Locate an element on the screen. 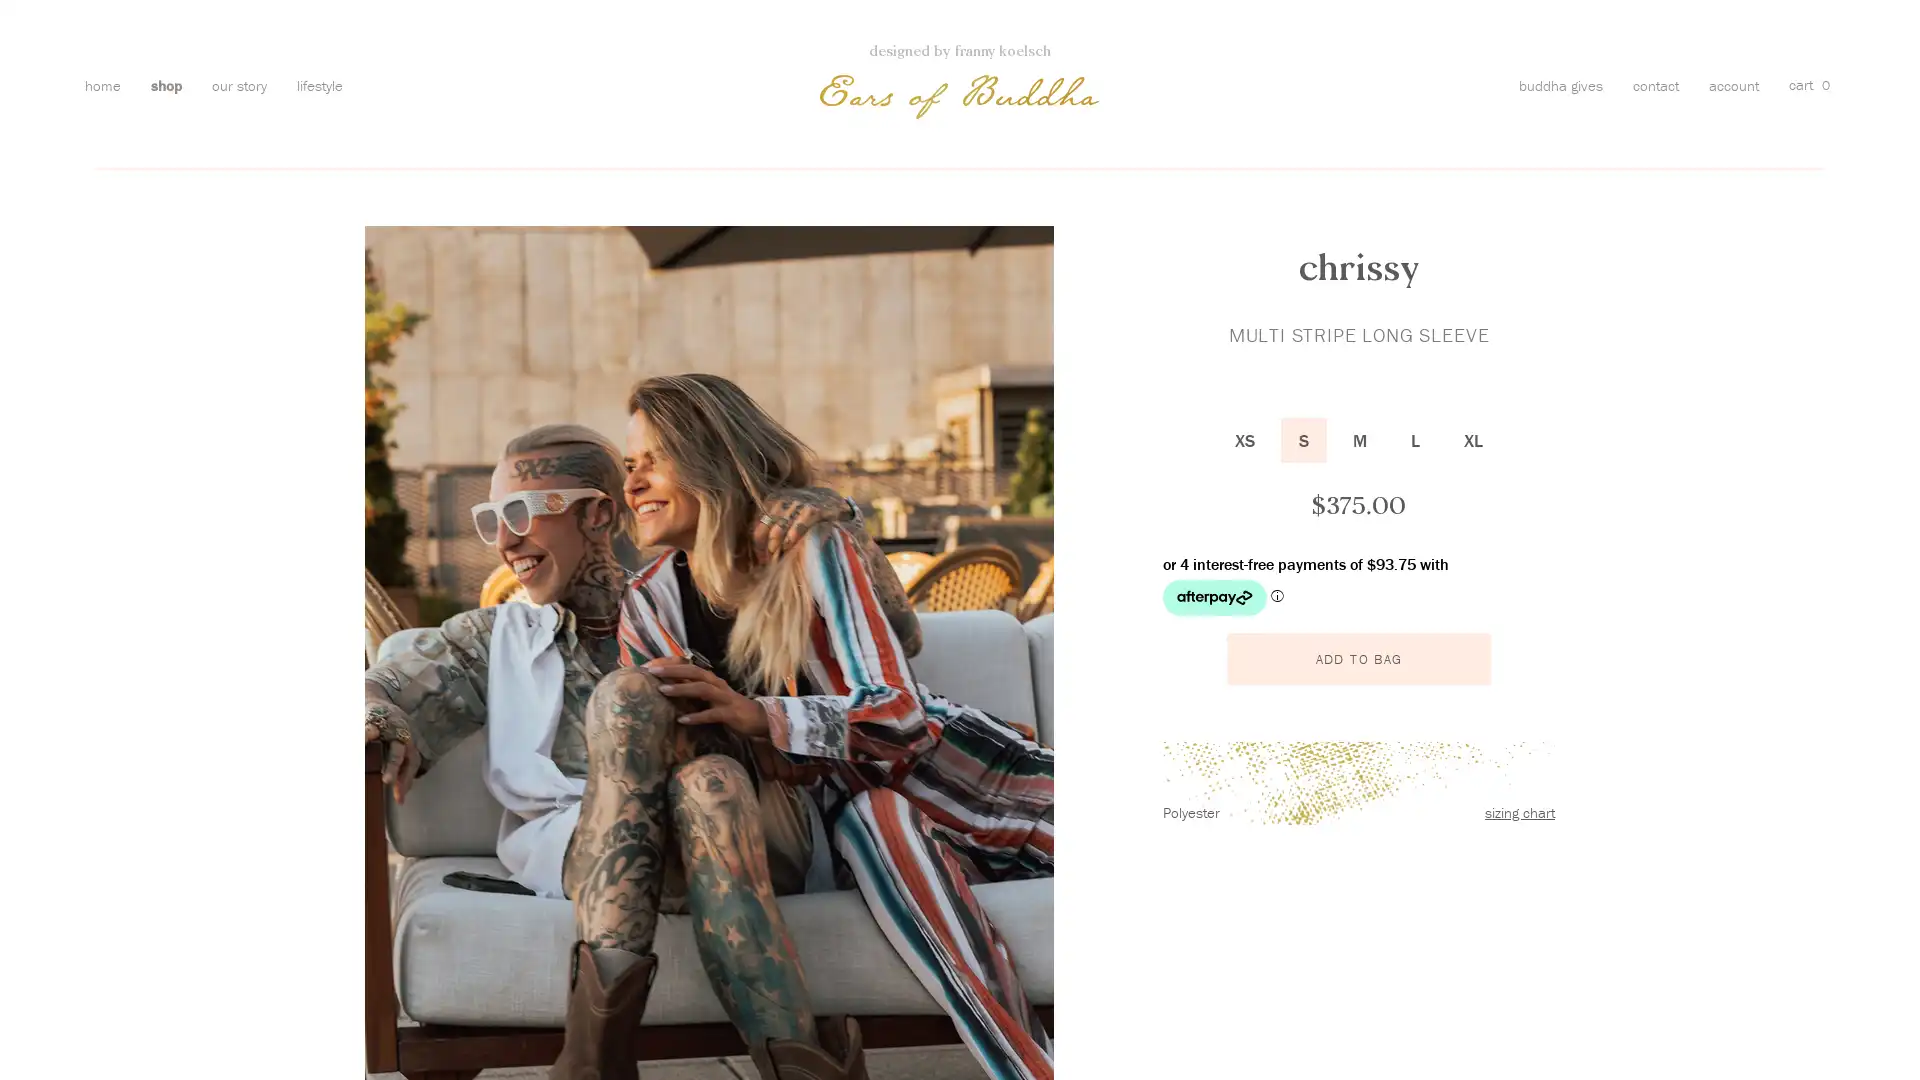 The height and width of the screenshot is (1080, 1920). Afterpay logo - Opens a dialog is located at coordinates (1213, 600).